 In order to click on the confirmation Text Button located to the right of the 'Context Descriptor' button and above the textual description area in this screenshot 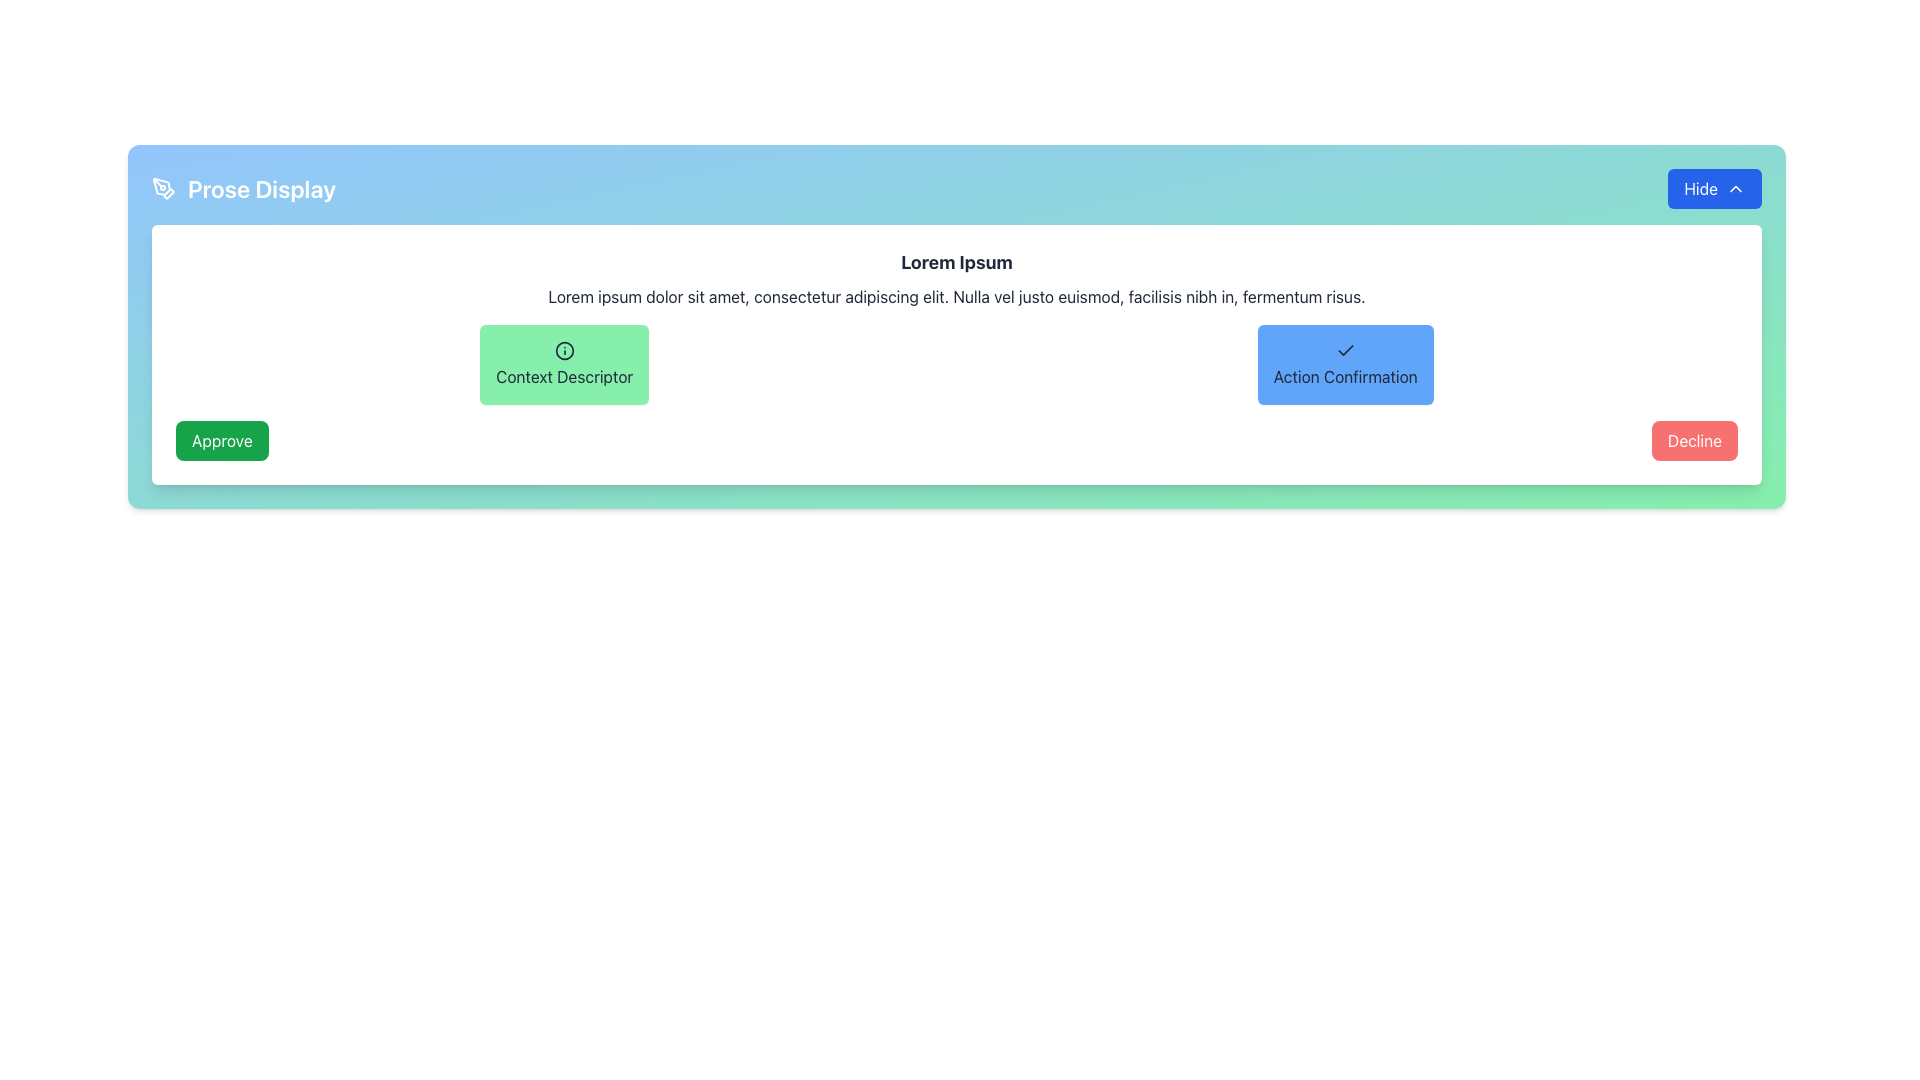, I will do `click(1345, 365)`.